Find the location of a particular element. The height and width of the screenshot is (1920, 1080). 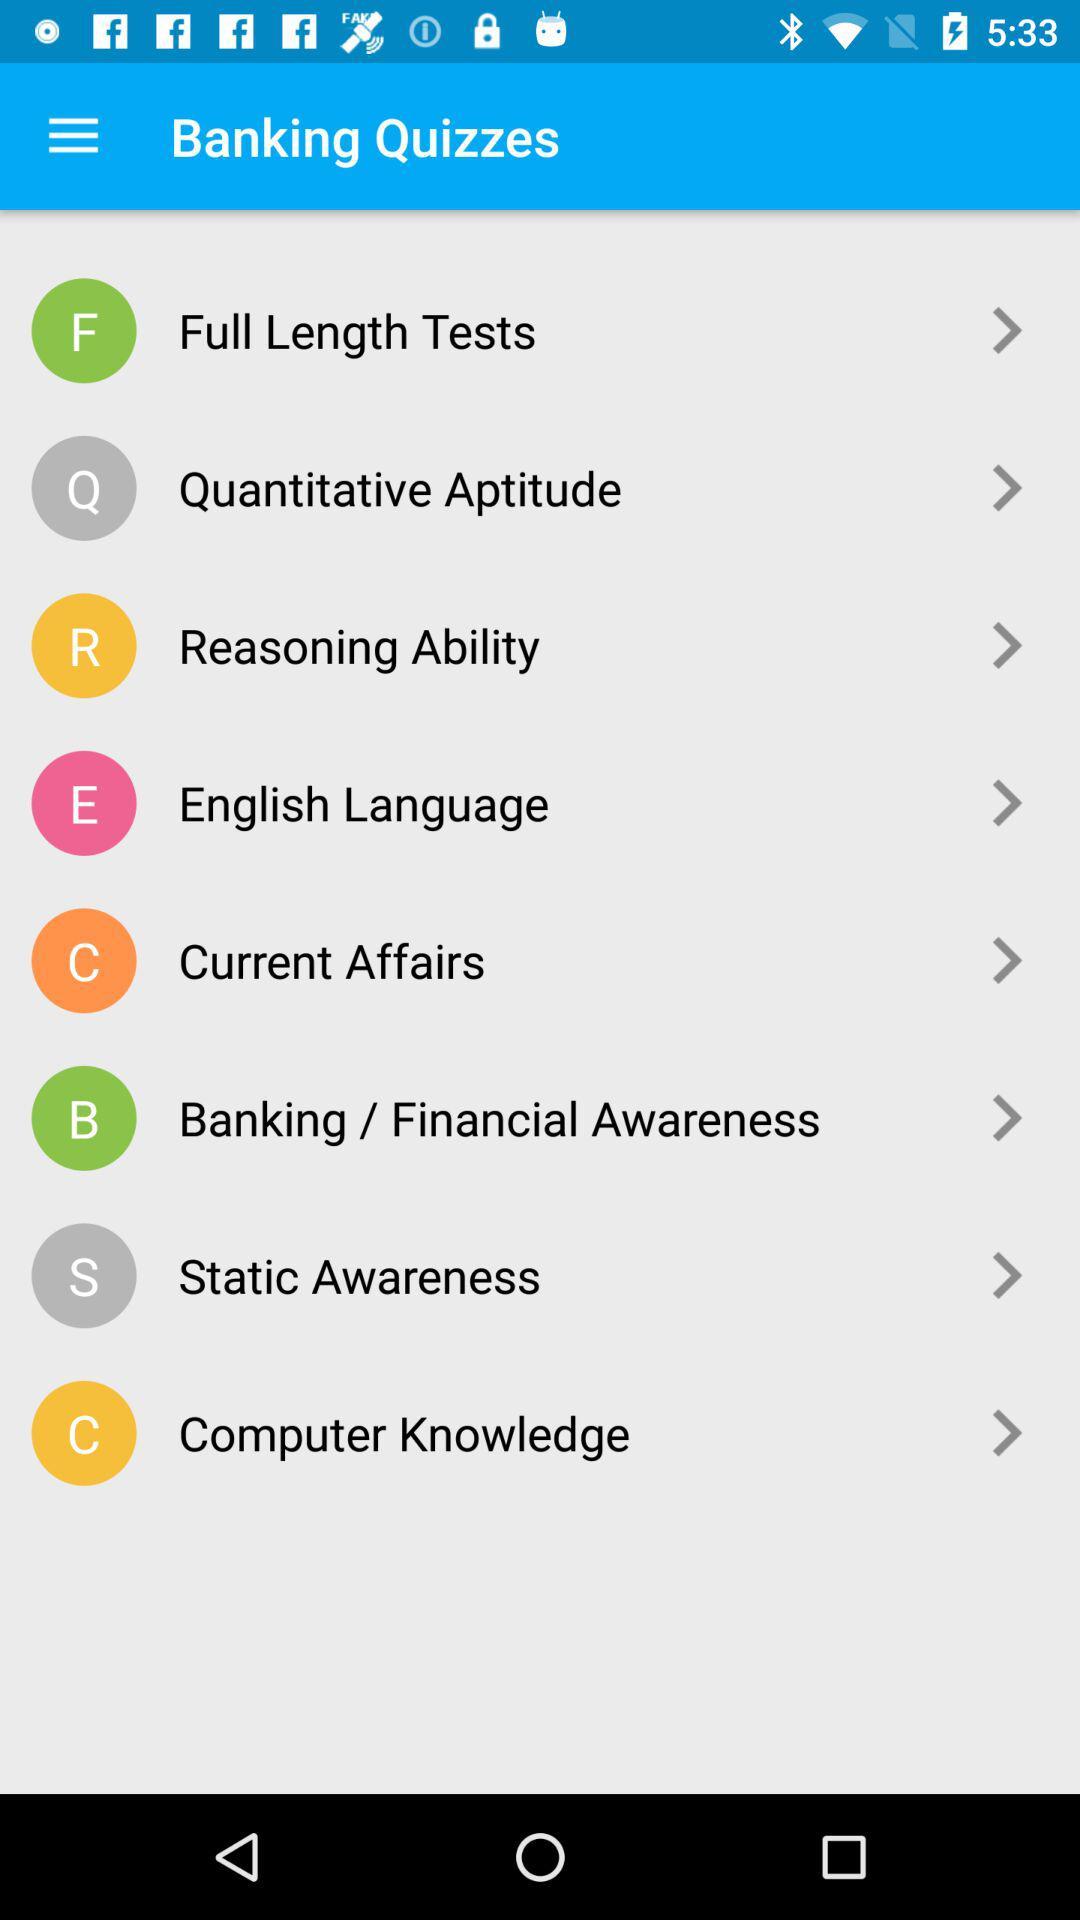

the icon below the b item is located at coordinates (83, 1274).